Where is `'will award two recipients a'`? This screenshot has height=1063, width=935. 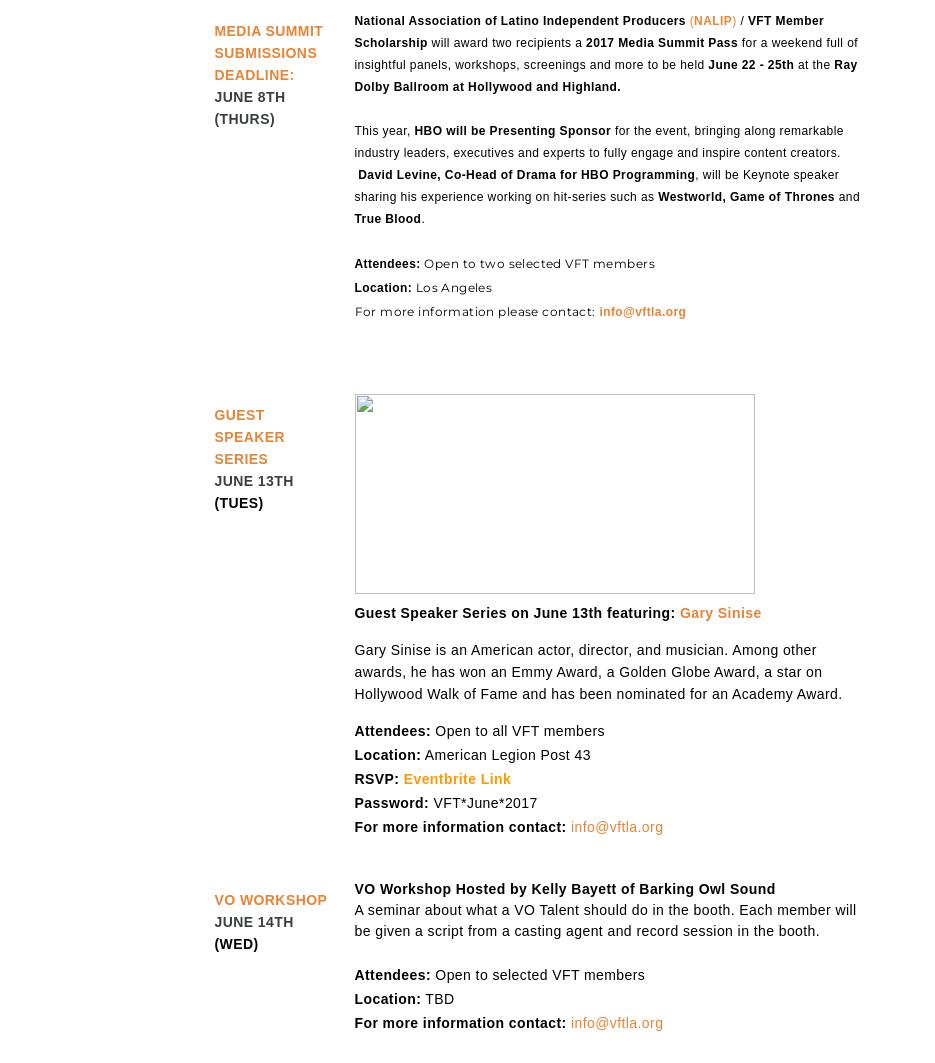 'will award two recipients a' is located at coordinates (506, 43).